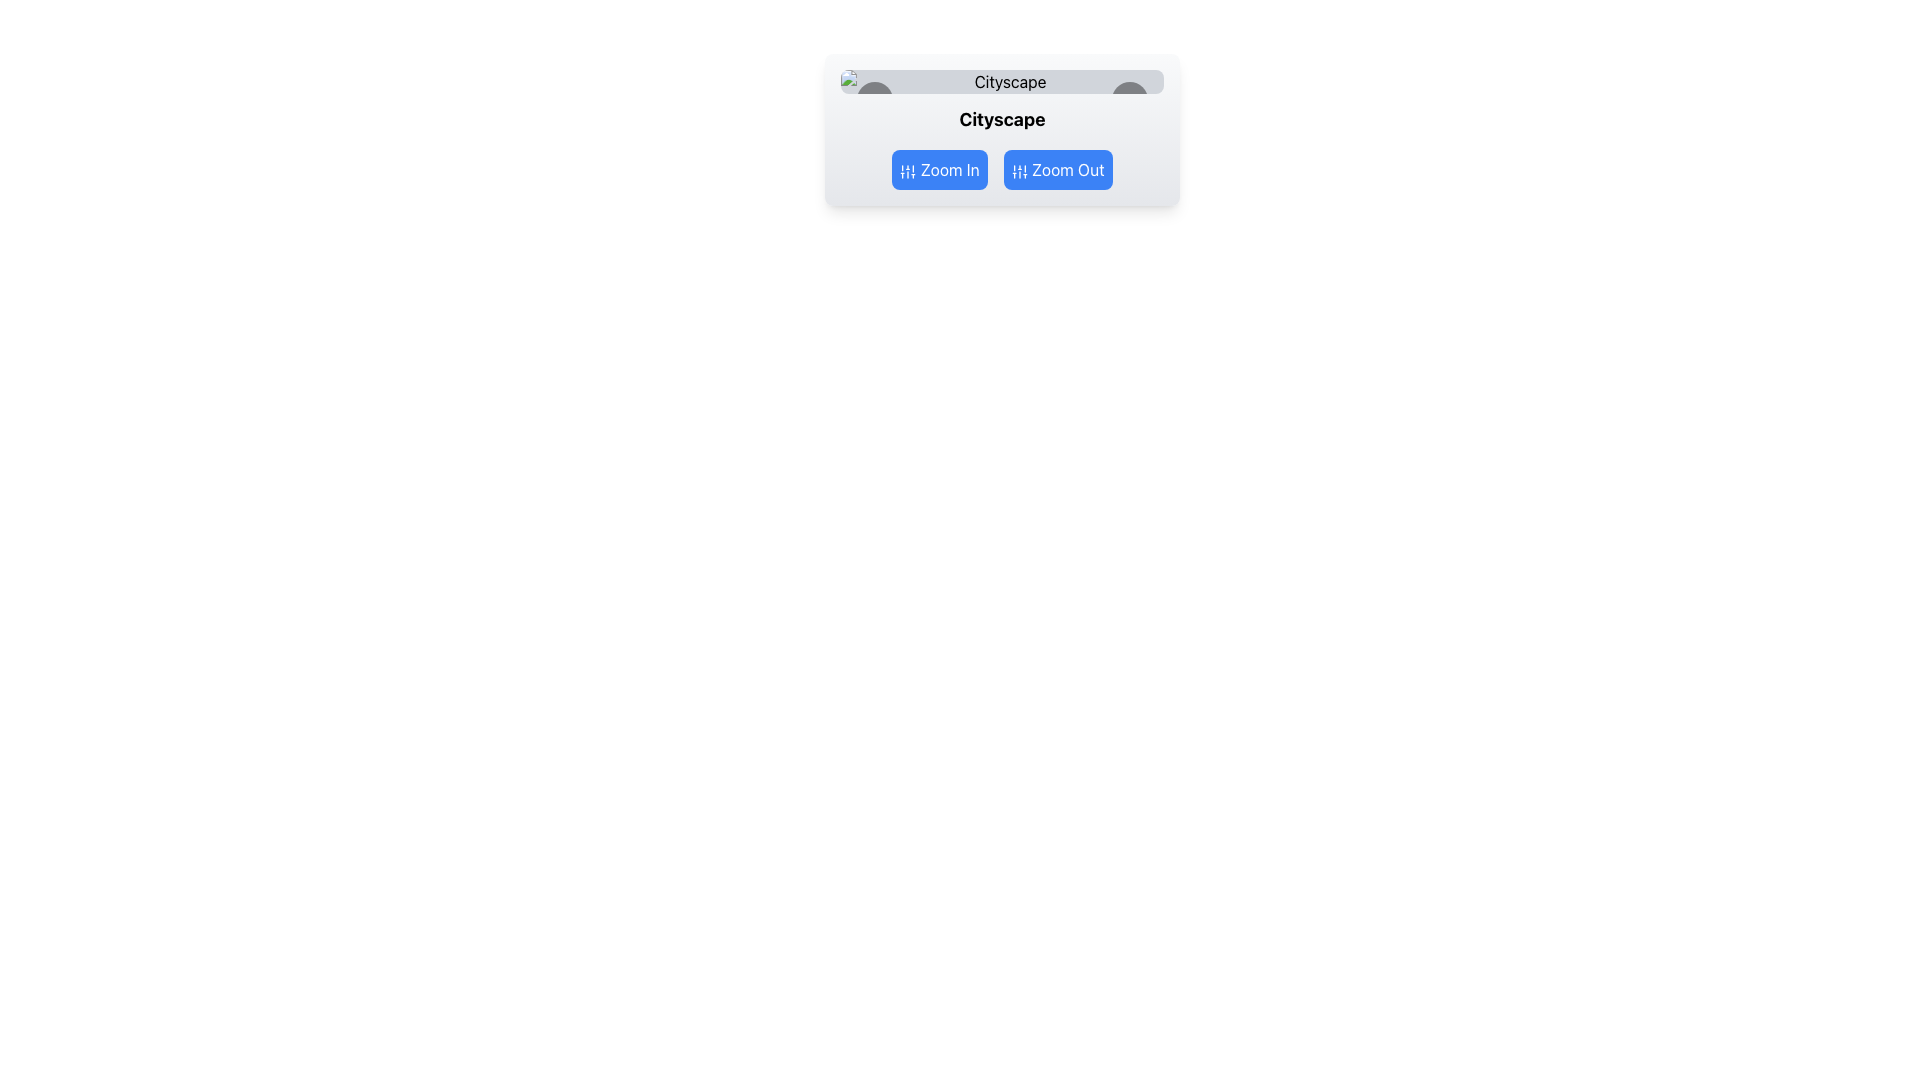 The image size is (1920, 1080). What do you see at coordinates (874, 100) in the screenshot?
I see `the left-pointing chevron icon located at the top-left corner of the interface, which is part of a navigational control` at bounding box center [874, 100].